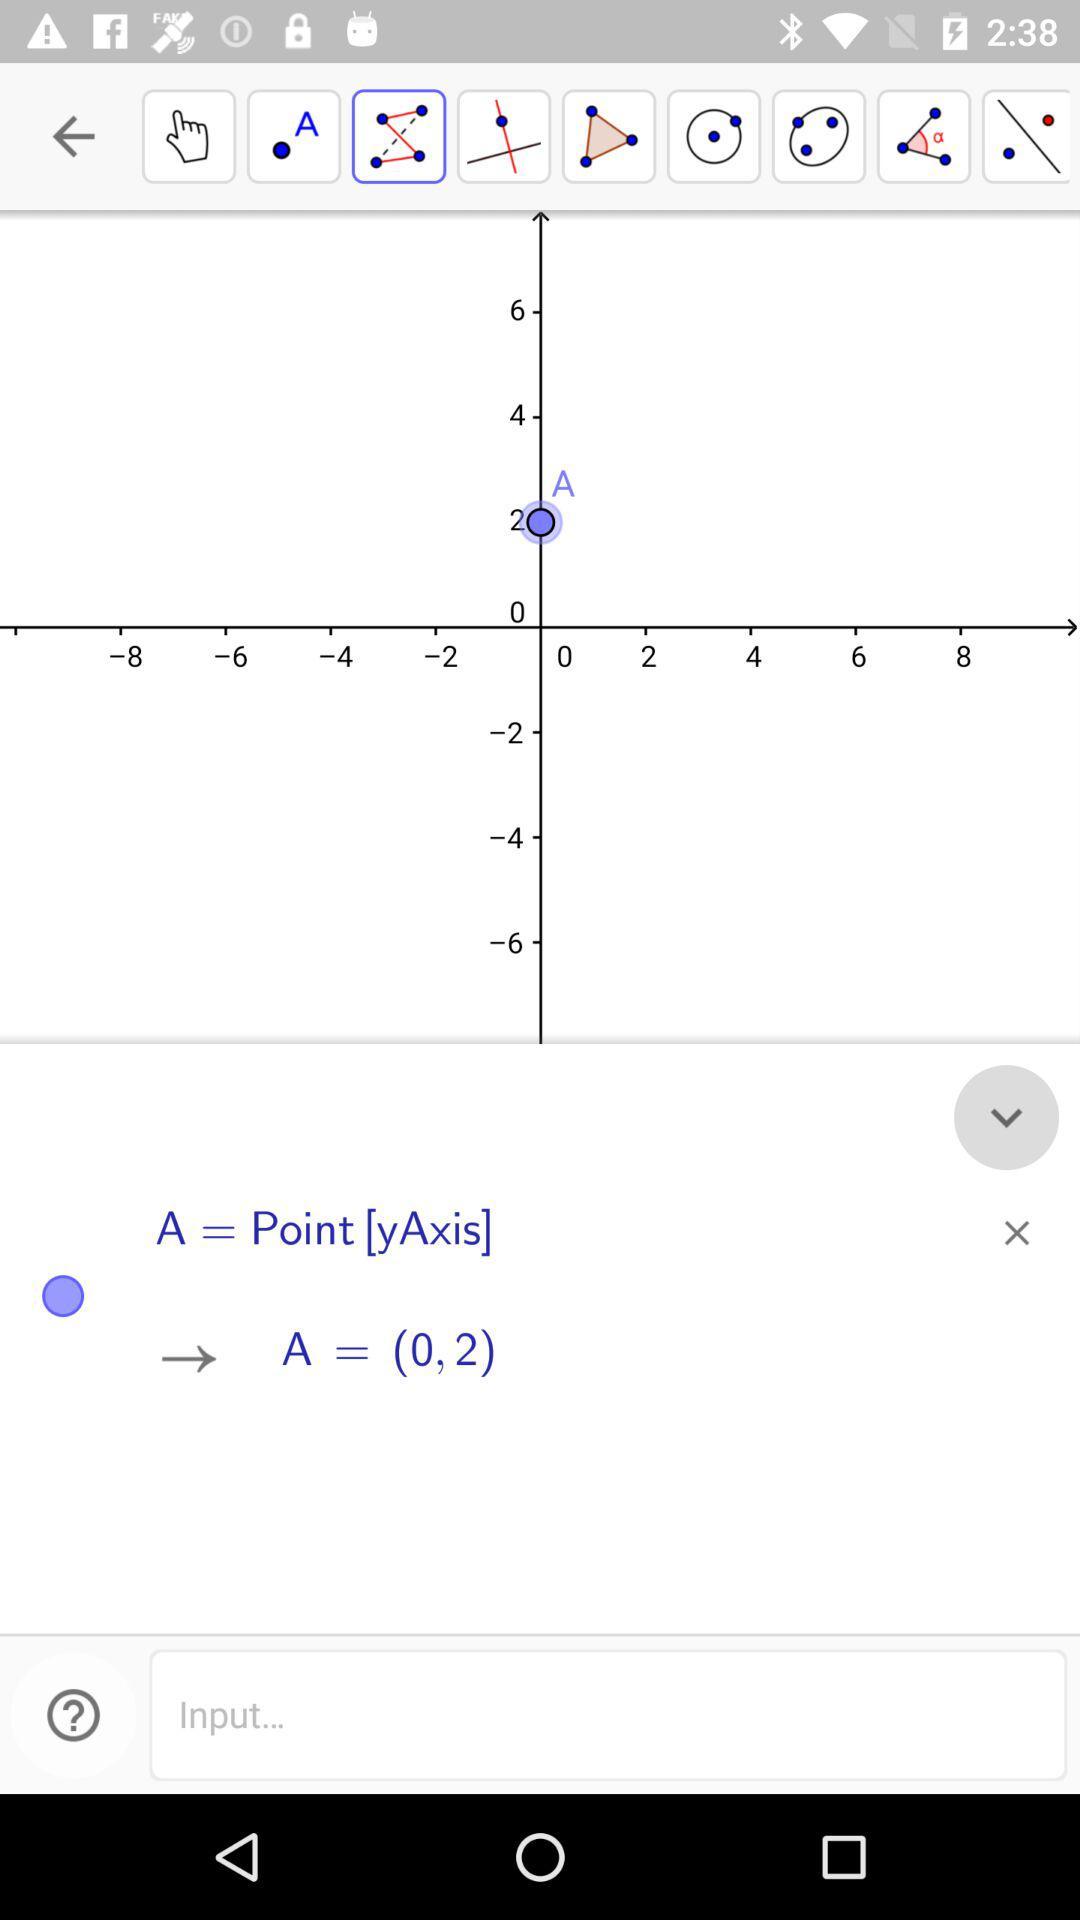 This screenshot has height=1920, width=1080. Describe the element at coordinates (712, 135) in the screenshot. I see `the button which is fourth button from the left side at top of the page` at that location.